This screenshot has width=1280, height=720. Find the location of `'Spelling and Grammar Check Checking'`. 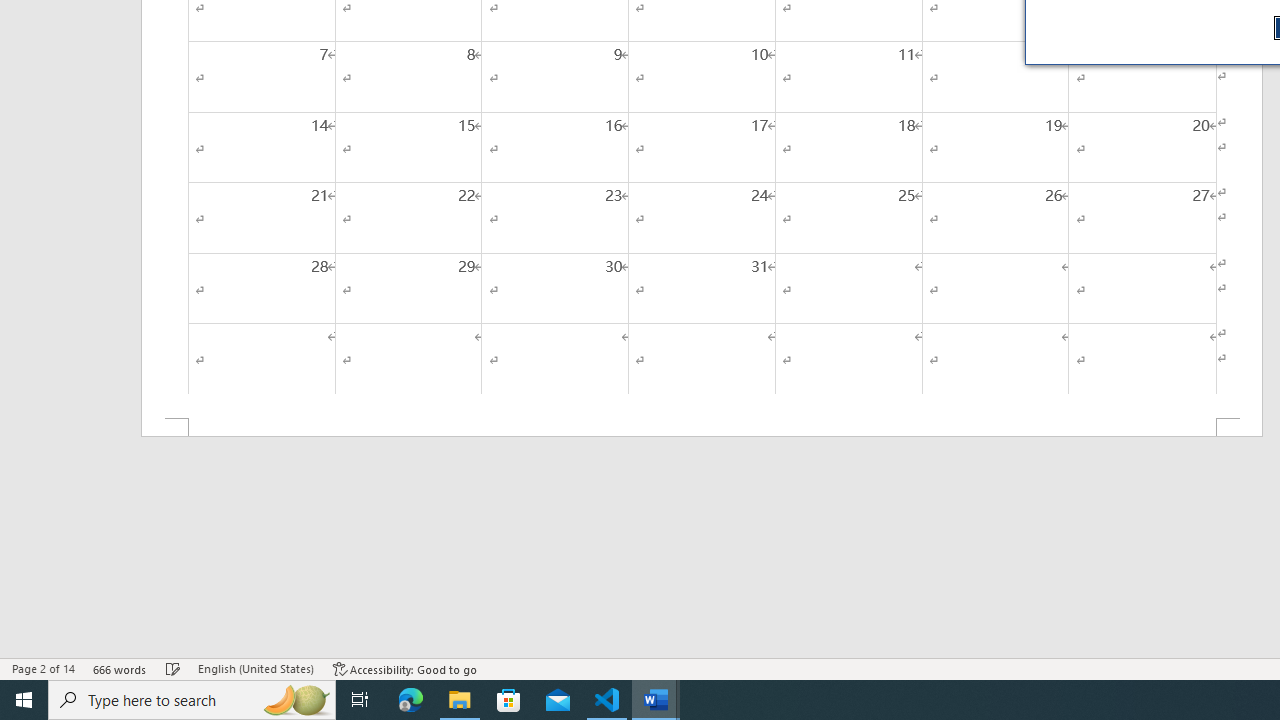

'Spelling and Grammar Check Checking' is located at coordinates (173, 669).